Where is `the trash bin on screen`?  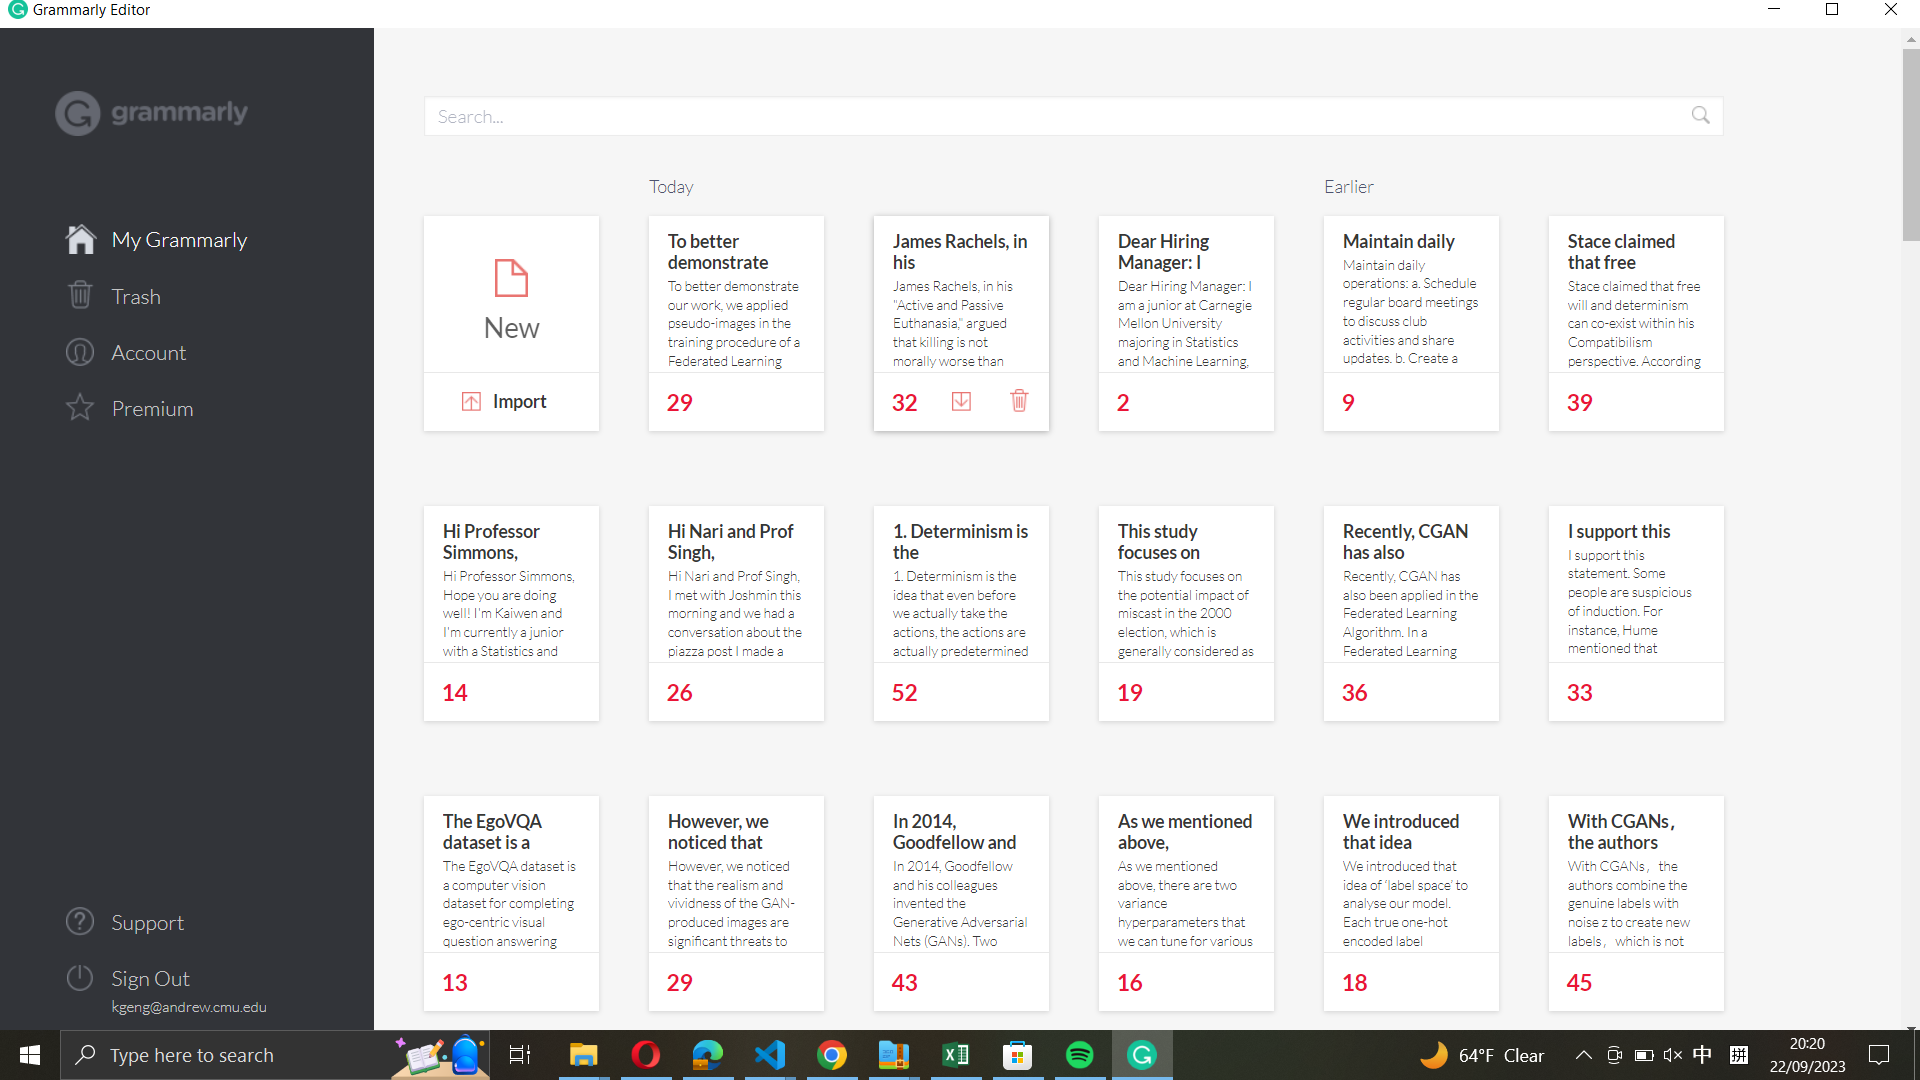 the trash bin on screen is located at coordinates (187, 294).